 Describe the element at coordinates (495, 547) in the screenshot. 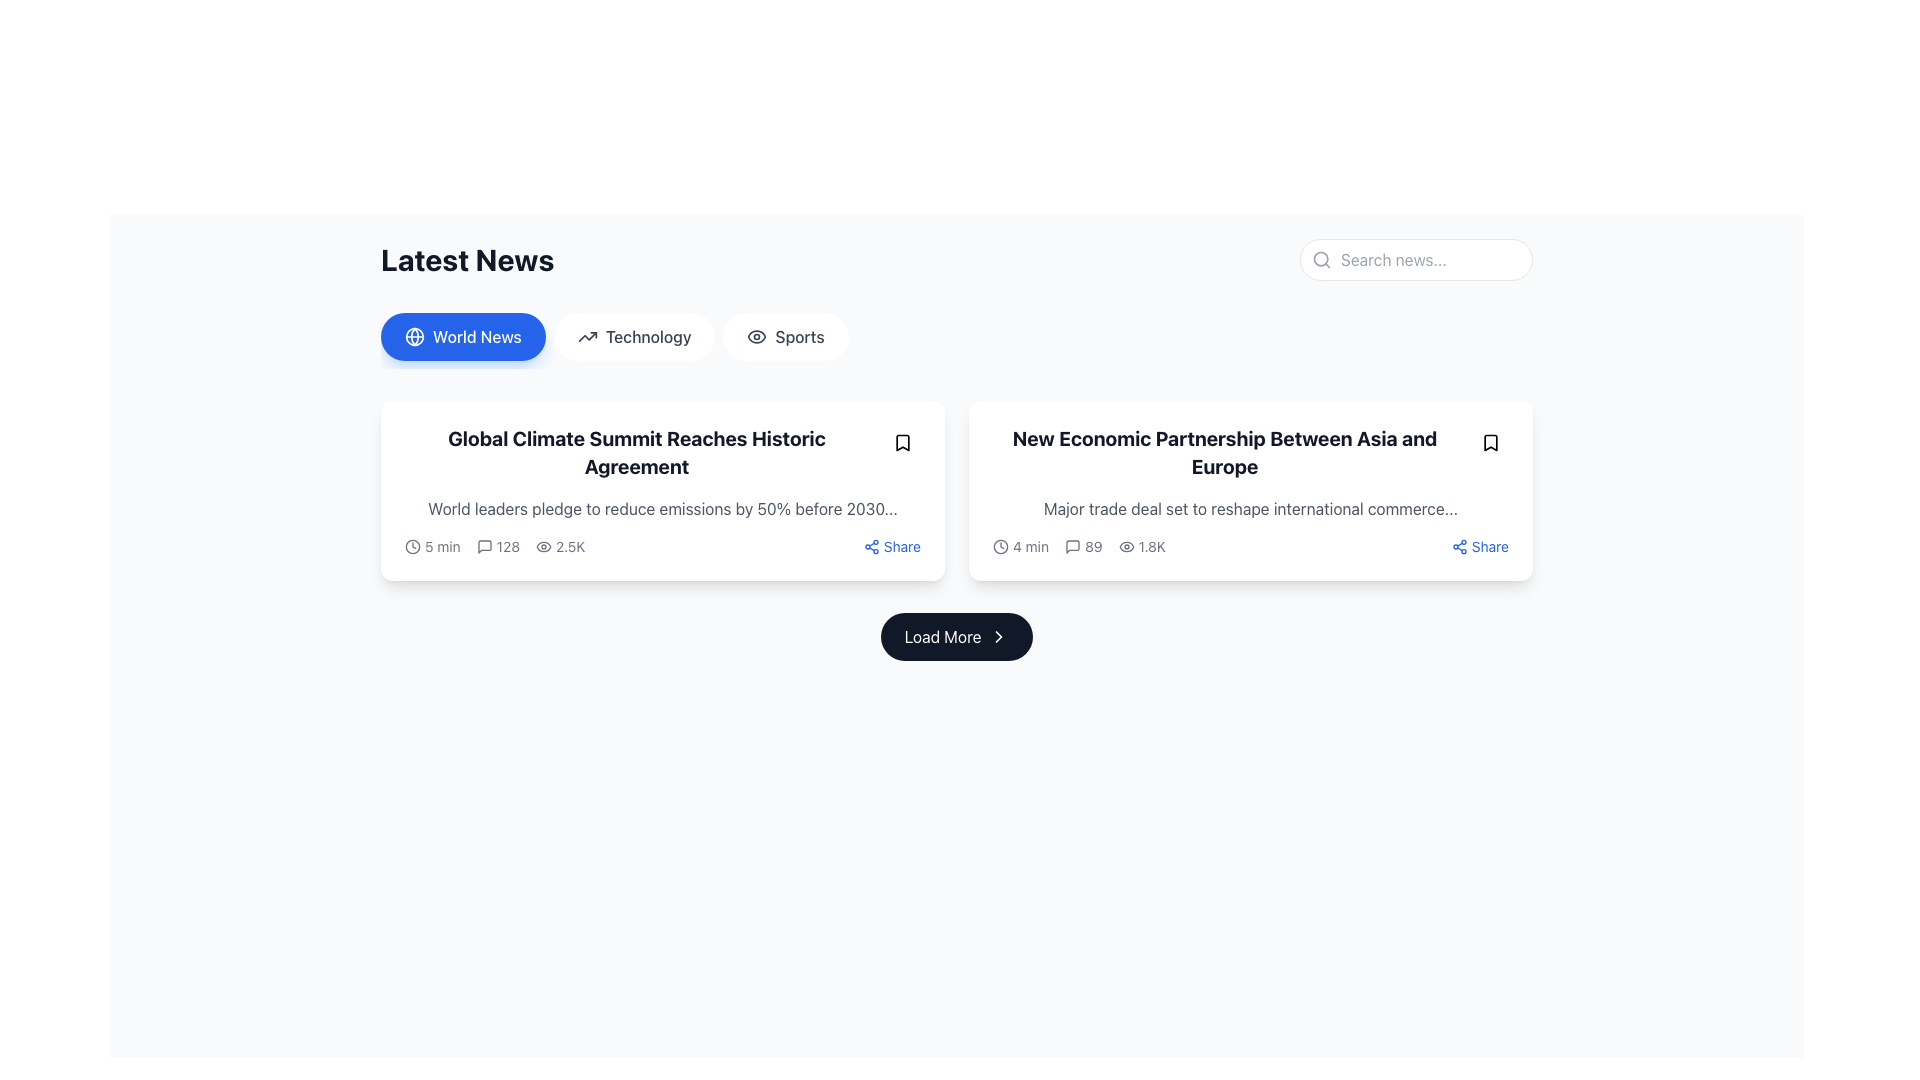

I see `the Icon-labeled text displaying the numerical text '128' with a speech bubble icon, which is positioned between the '5 min' and '2.5K' elements in the detail bar under the title 'Global Climate Summit Reaches Historic Agreement'` at that location.